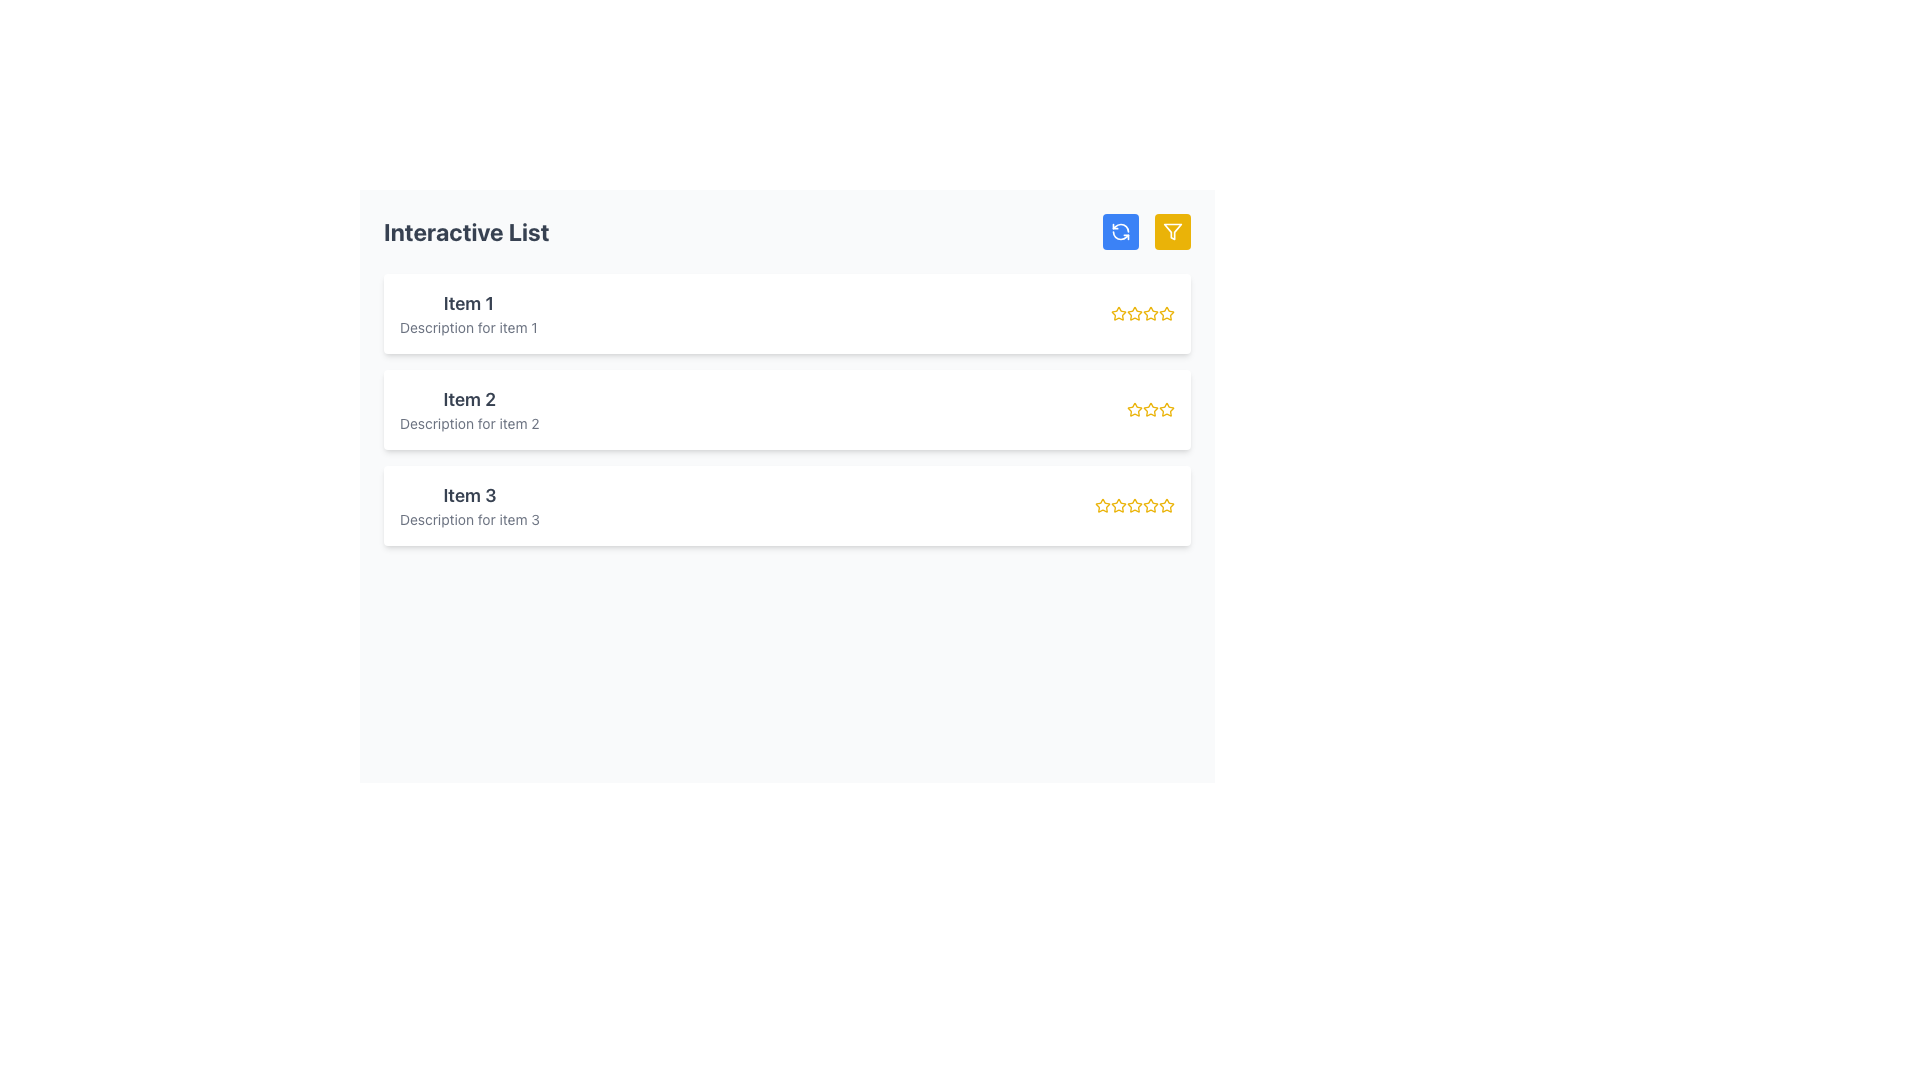 This screenshot has height=1080, width=1920. What do you see at coordinates (468, 423) in the screenshot?
I see `the text label providing additional descriptive information for 'Item 2', which is located beneath the title and above the star icons` at bounding box center [468, 423].